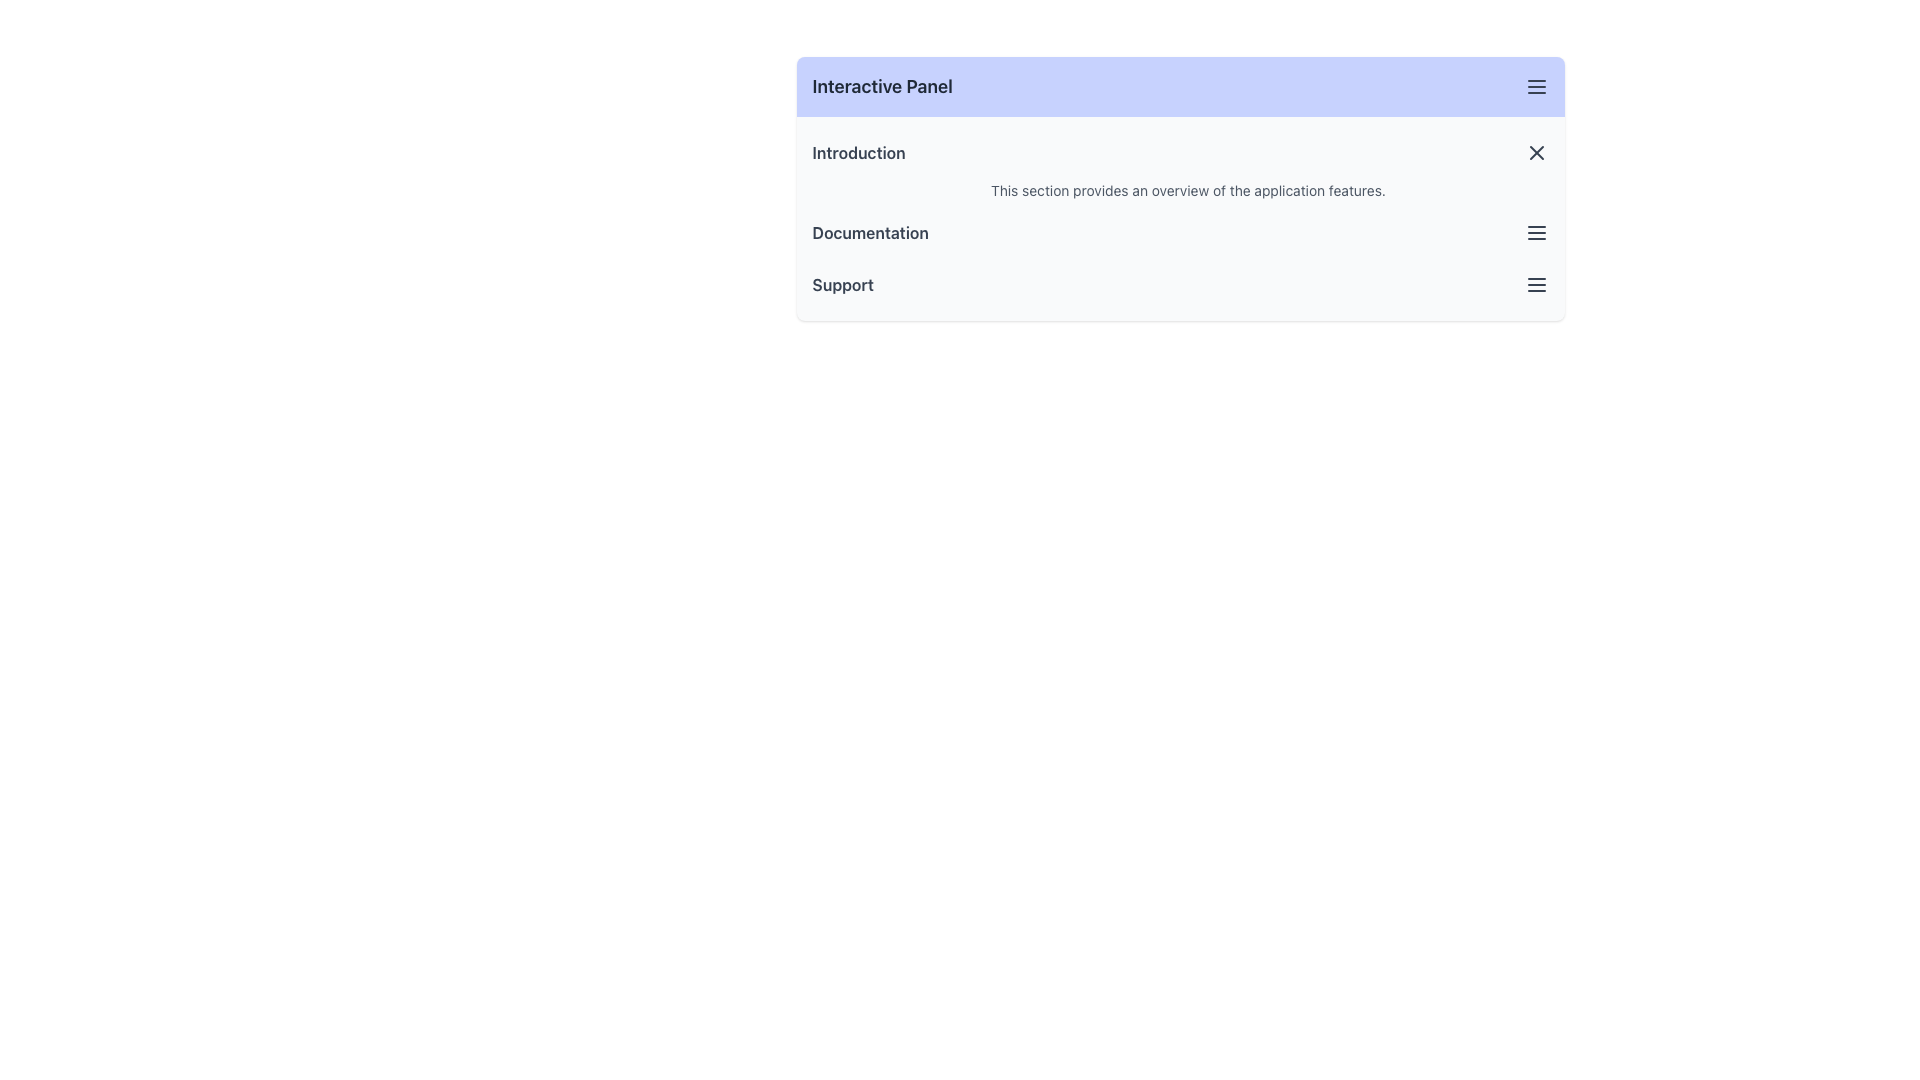 The width and height of the screenshot is (1920, 1080). What do you see at coordinates (1535, 152) in the screenshot?
I see `the 'X' icon button located at the far right of the 'Introduction' panel` at bounding box center [1535, 152].